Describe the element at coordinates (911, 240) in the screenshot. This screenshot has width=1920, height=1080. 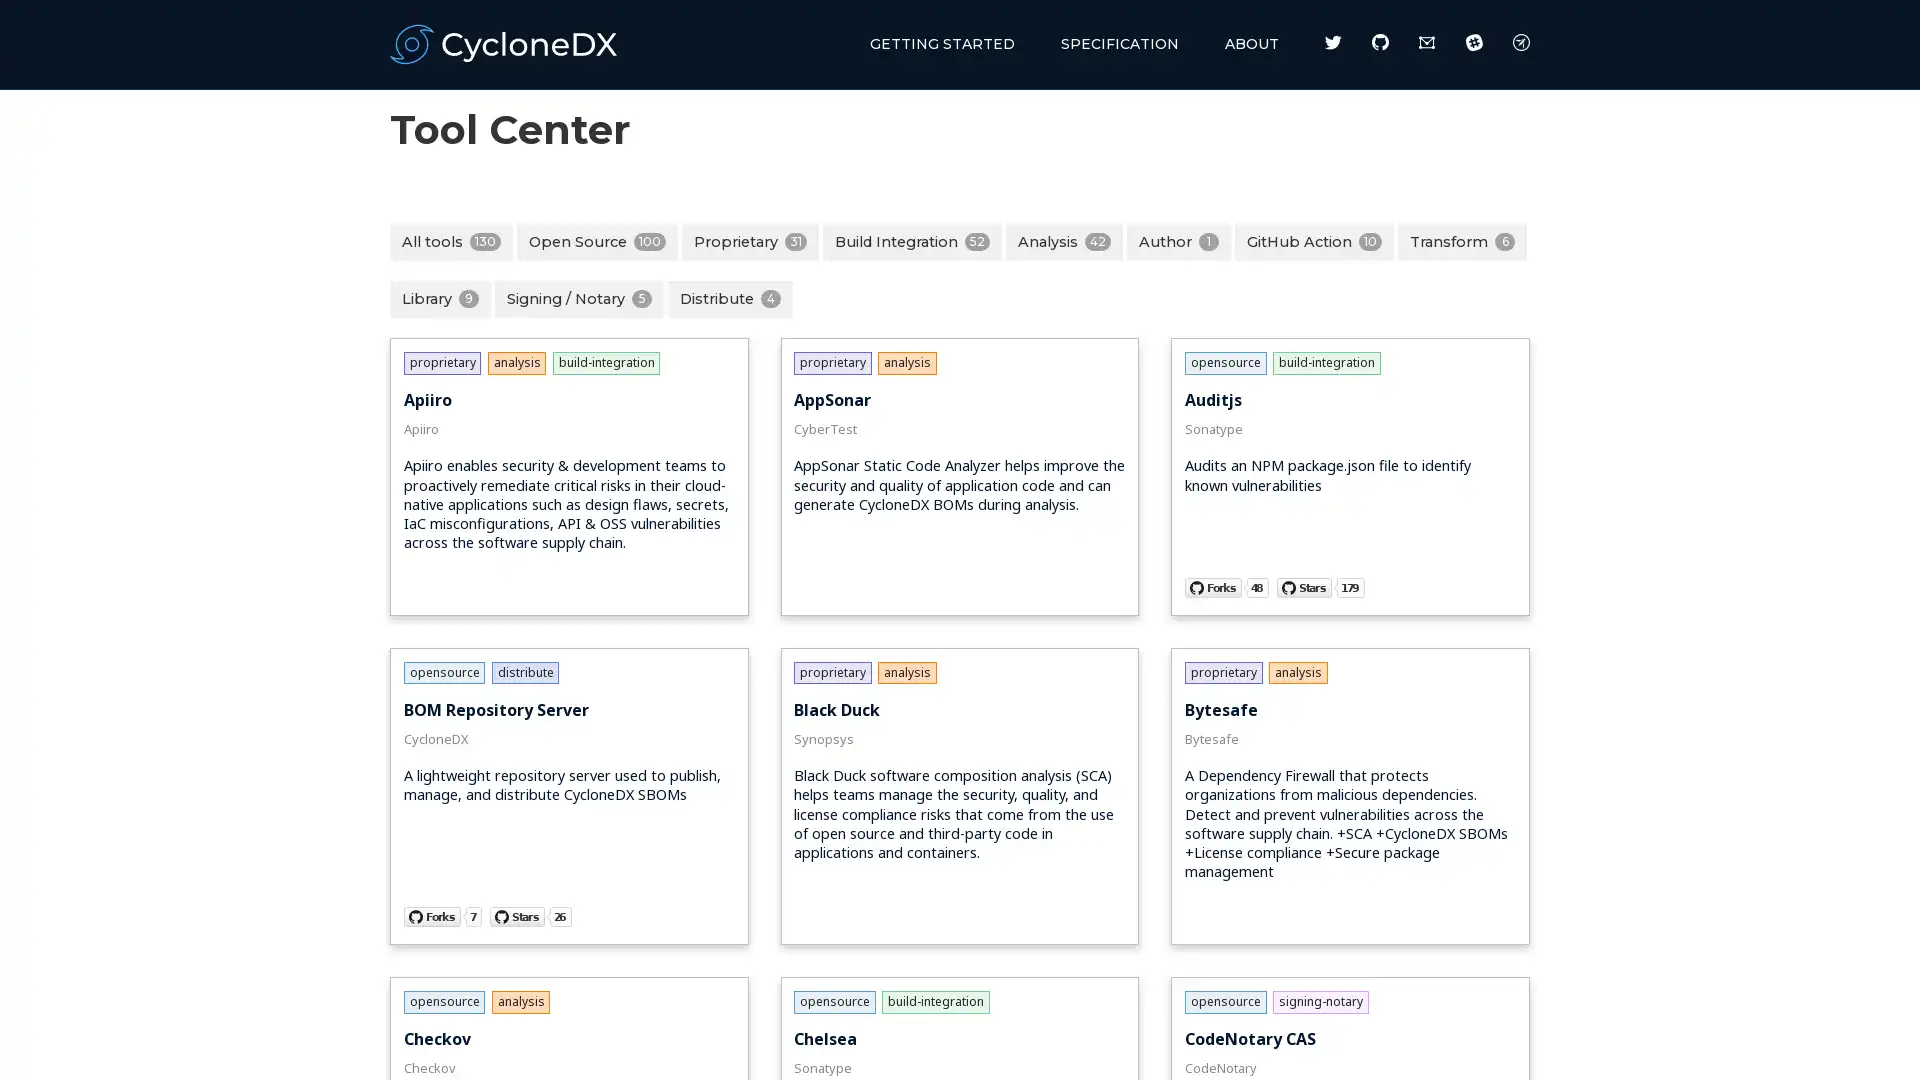
I see `Build Integration 52` at that location.